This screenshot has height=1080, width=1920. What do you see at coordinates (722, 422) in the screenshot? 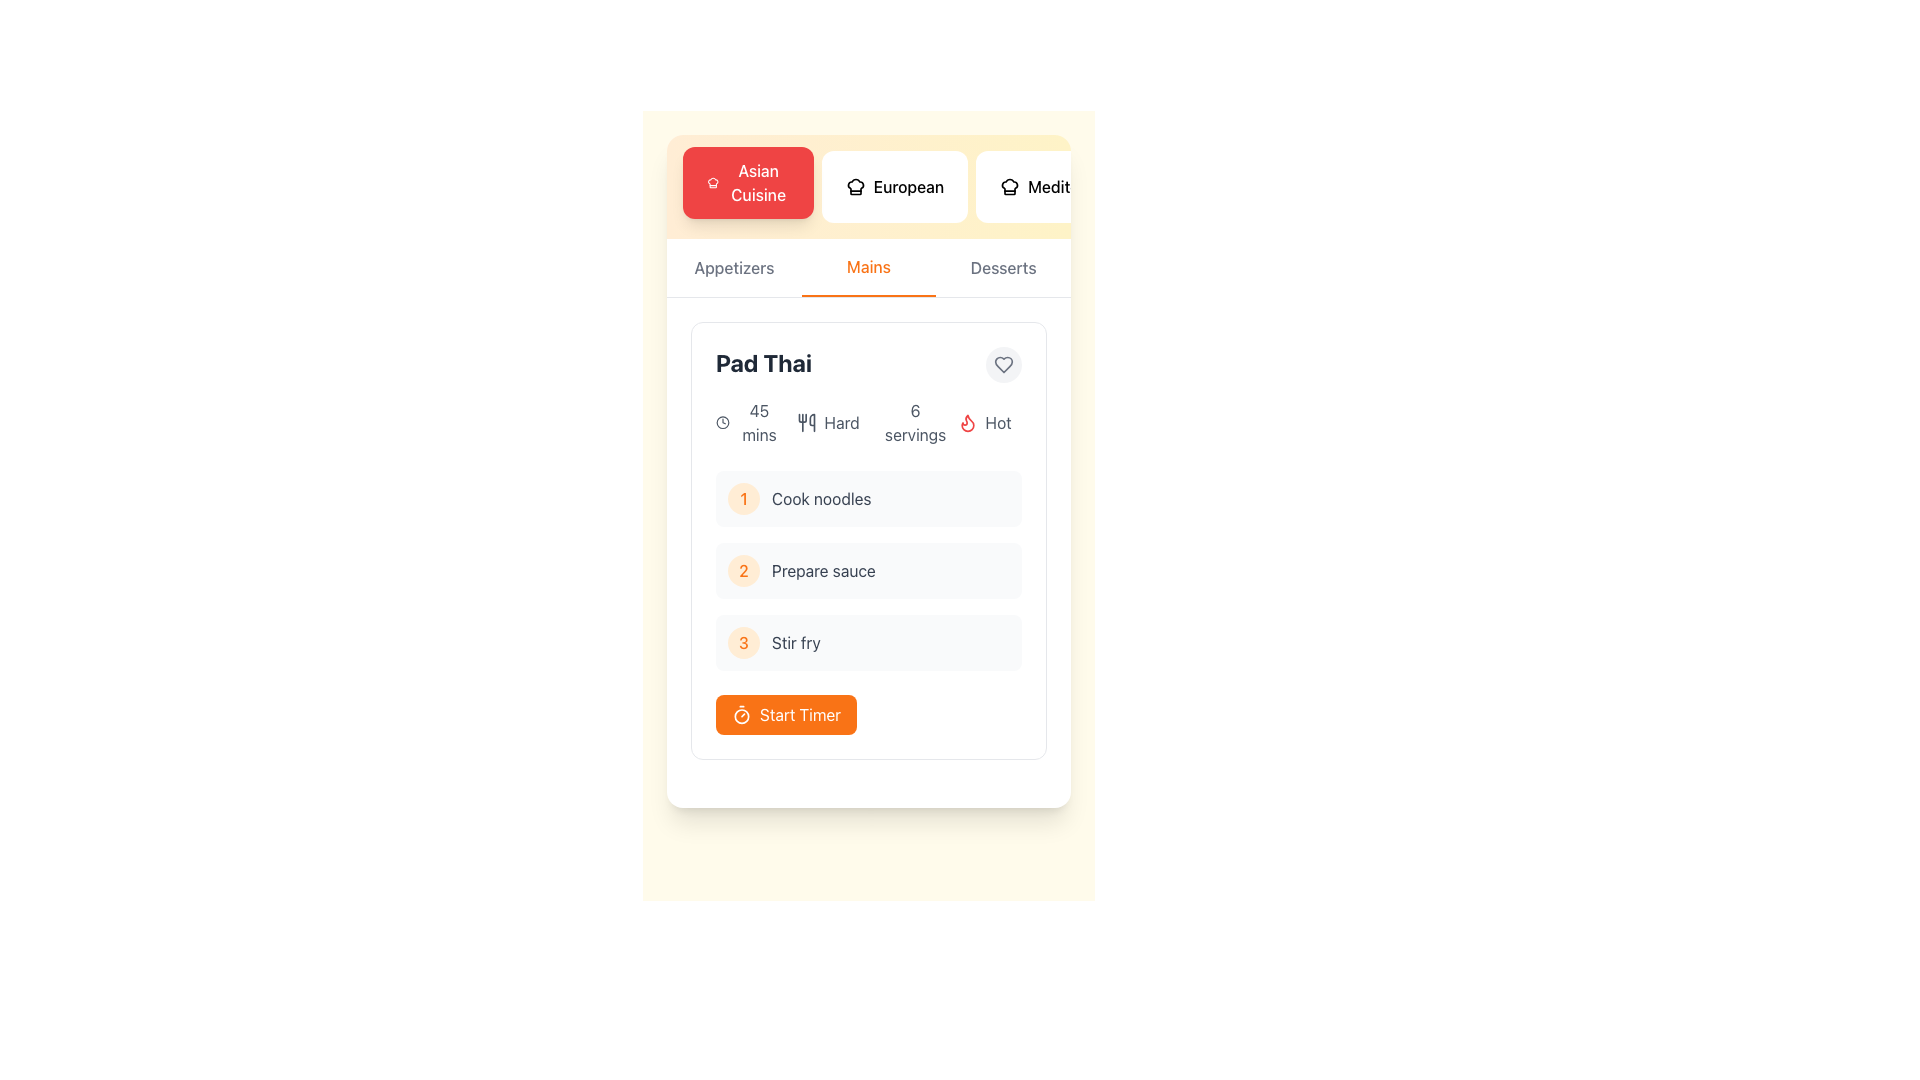
I see `the small clock icon located in the upper-right portion of the 'Pad Thai' card, which is positioned just to the left of the '45 mins' text` at bounding box center [722, 422].